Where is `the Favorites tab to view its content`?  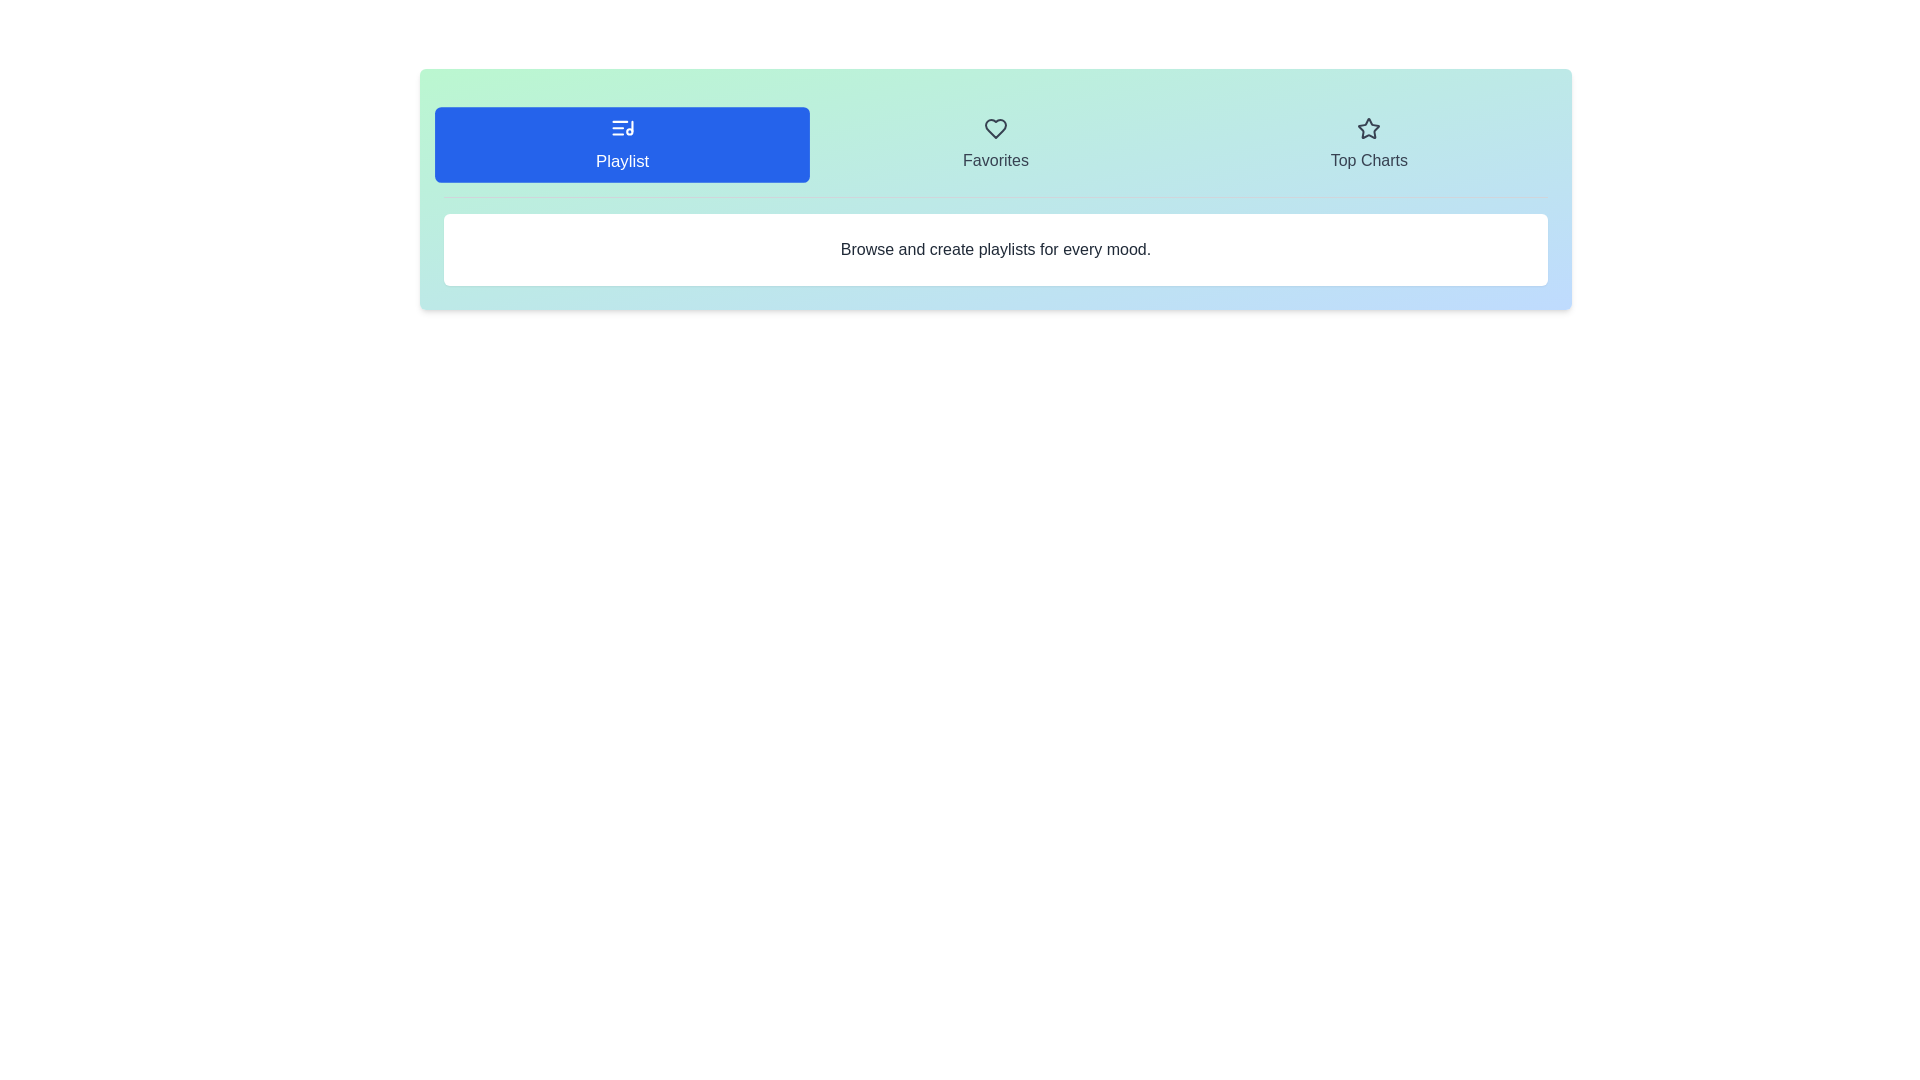
the Favorites tab to view its content is located at coordinates (995, 144).